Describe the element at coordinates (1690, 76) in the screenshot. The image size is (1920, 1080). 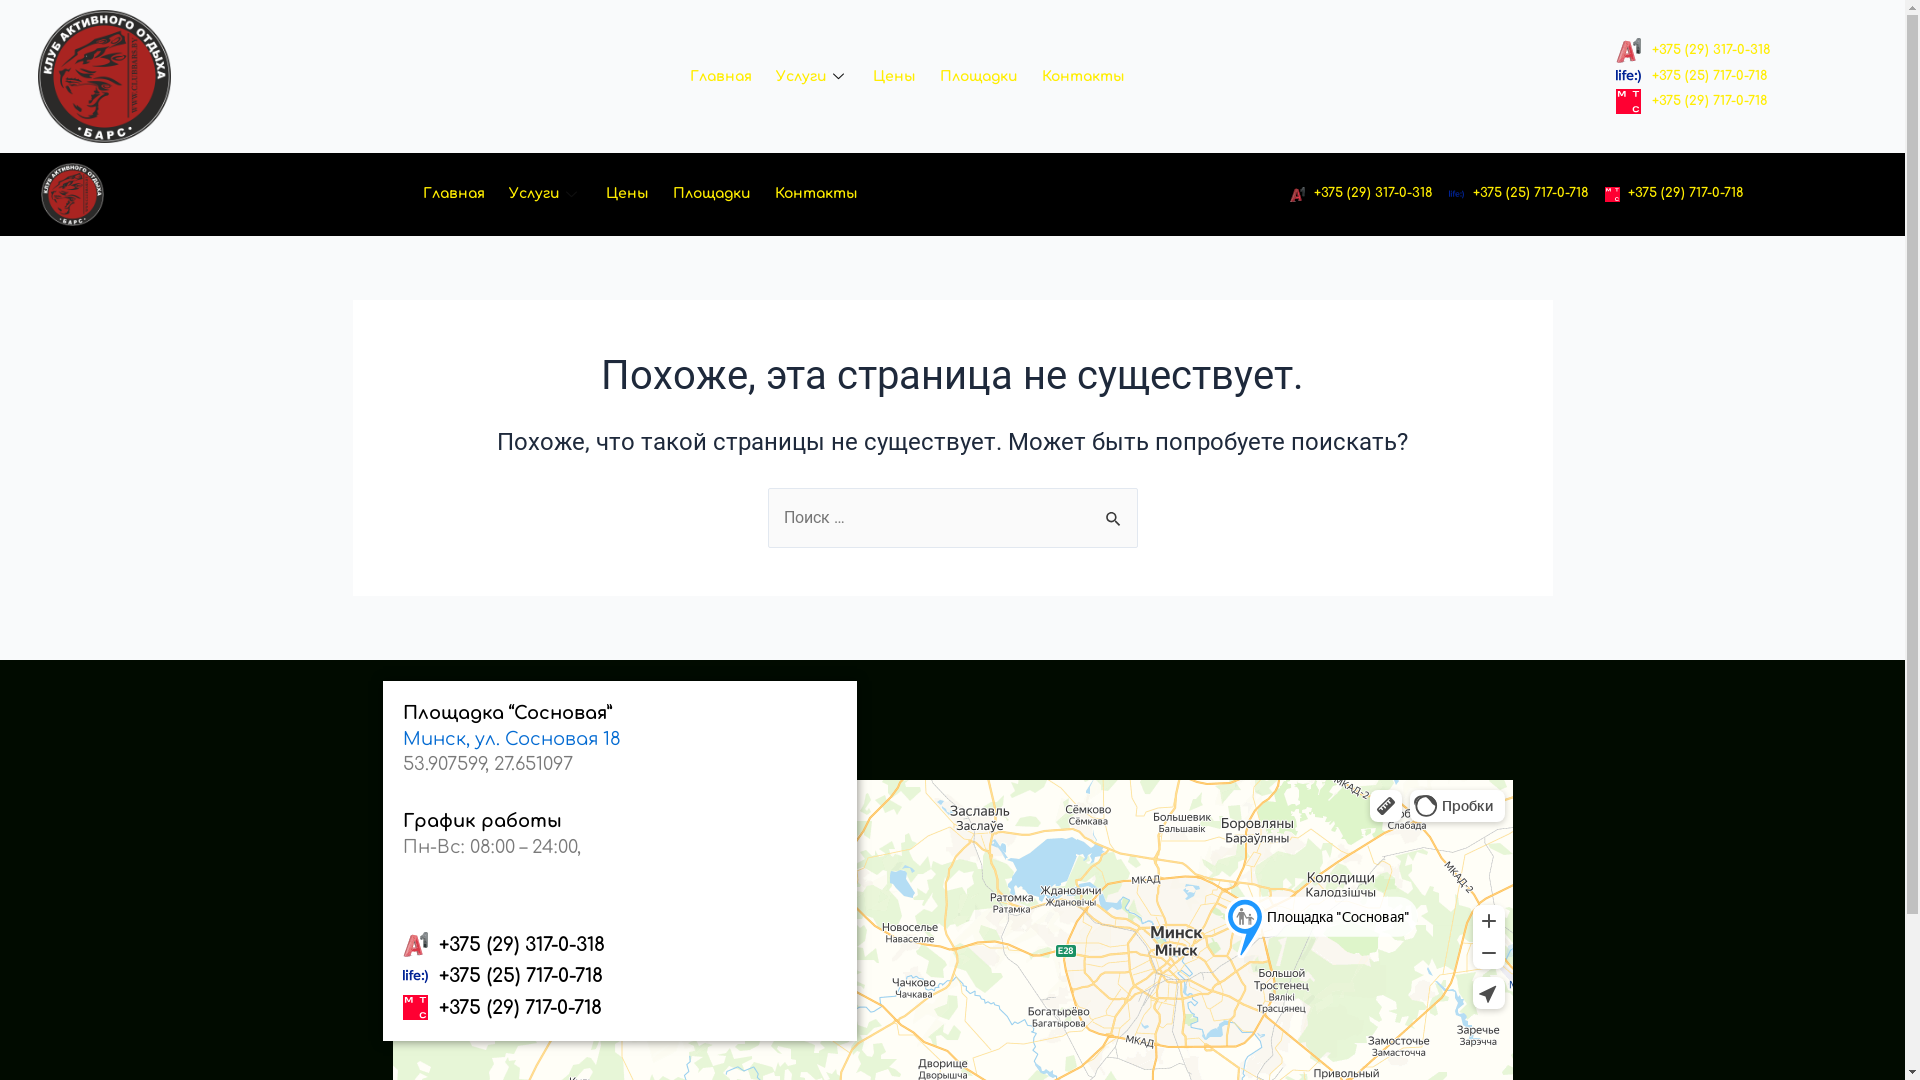
I see `'+375 (25) 717-0-718'` at that location.